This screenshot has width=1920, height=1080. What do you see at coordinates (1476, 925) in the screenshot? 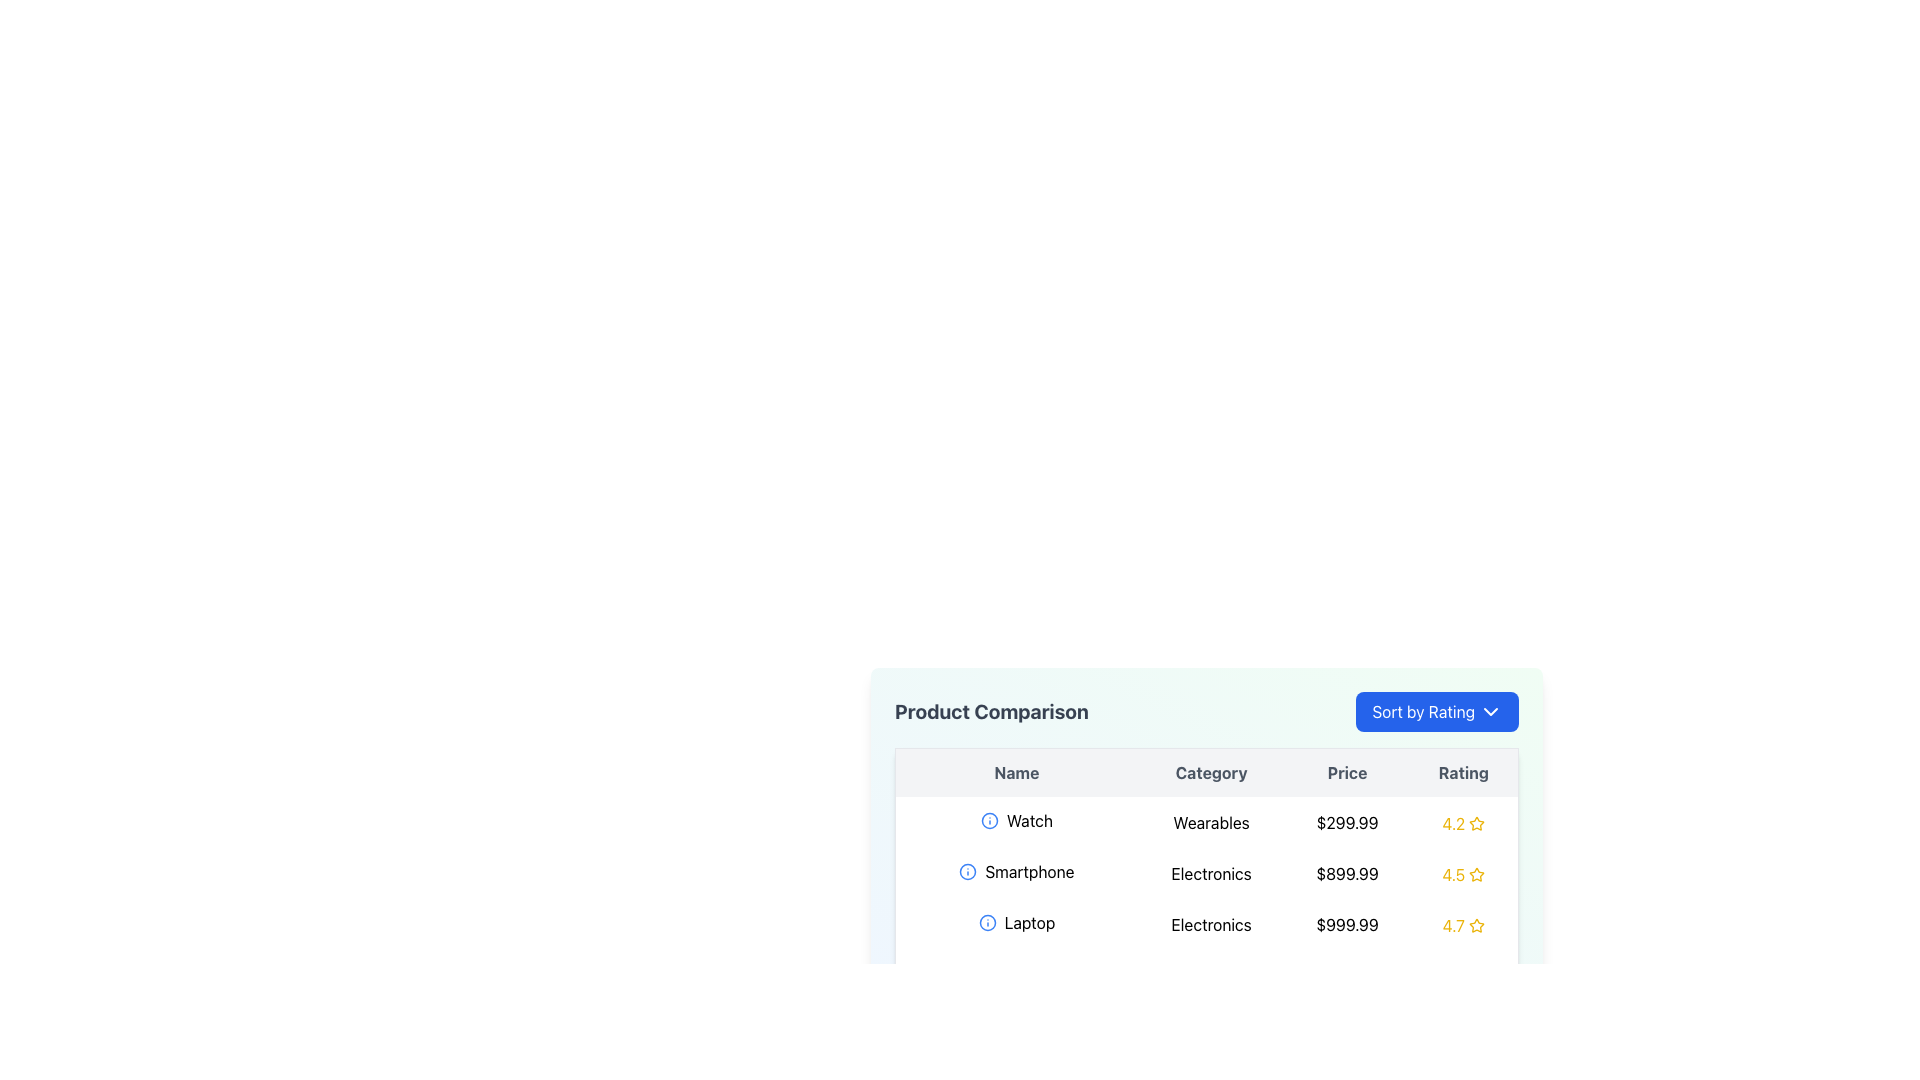
I see `the Rating Indicator Icon located in the last row of the 'Rating' column next to the numerical rating '4.7' for the 'Laptop' product` at bounding box center [1476, 925].